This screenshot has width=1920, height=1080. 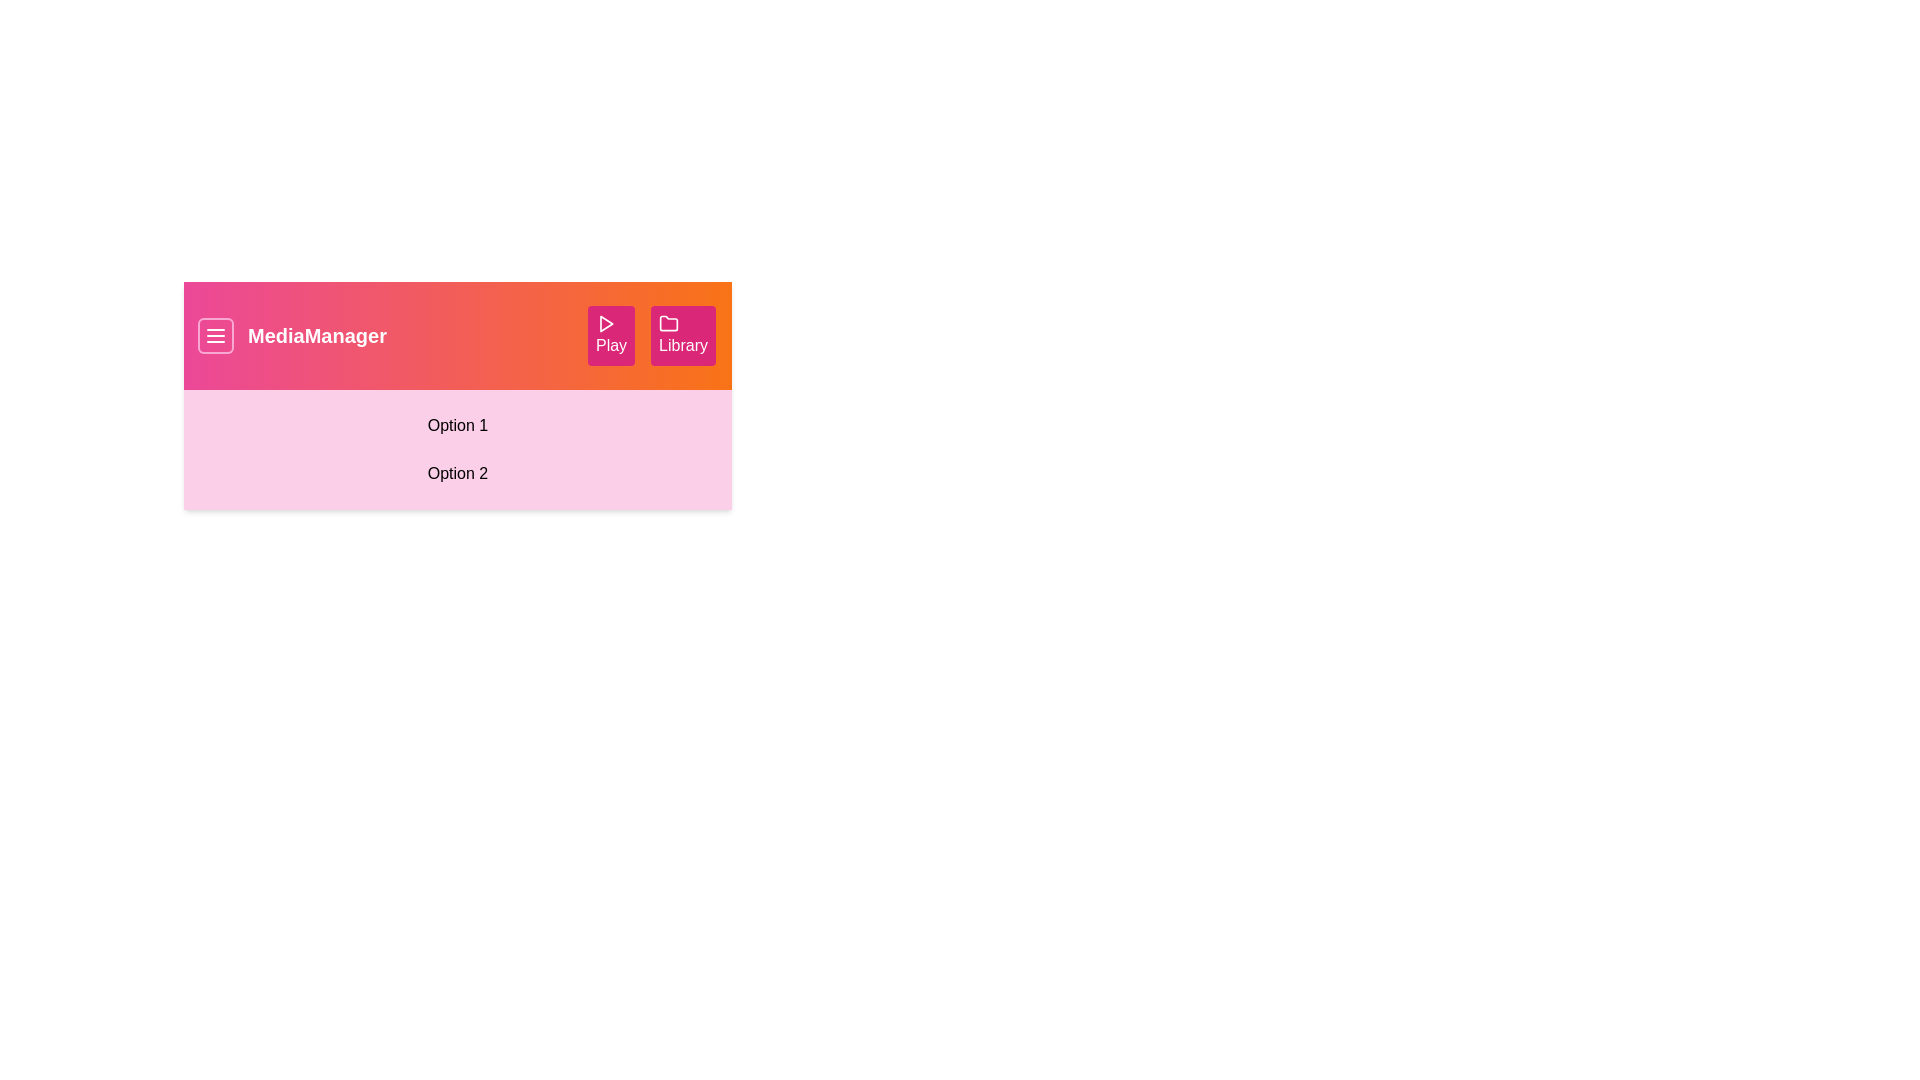 What do you see at coordinates (610, 334) in the screenshot?
I see `the 'Play' button in the media app bar` at bounding box center [610, 334].